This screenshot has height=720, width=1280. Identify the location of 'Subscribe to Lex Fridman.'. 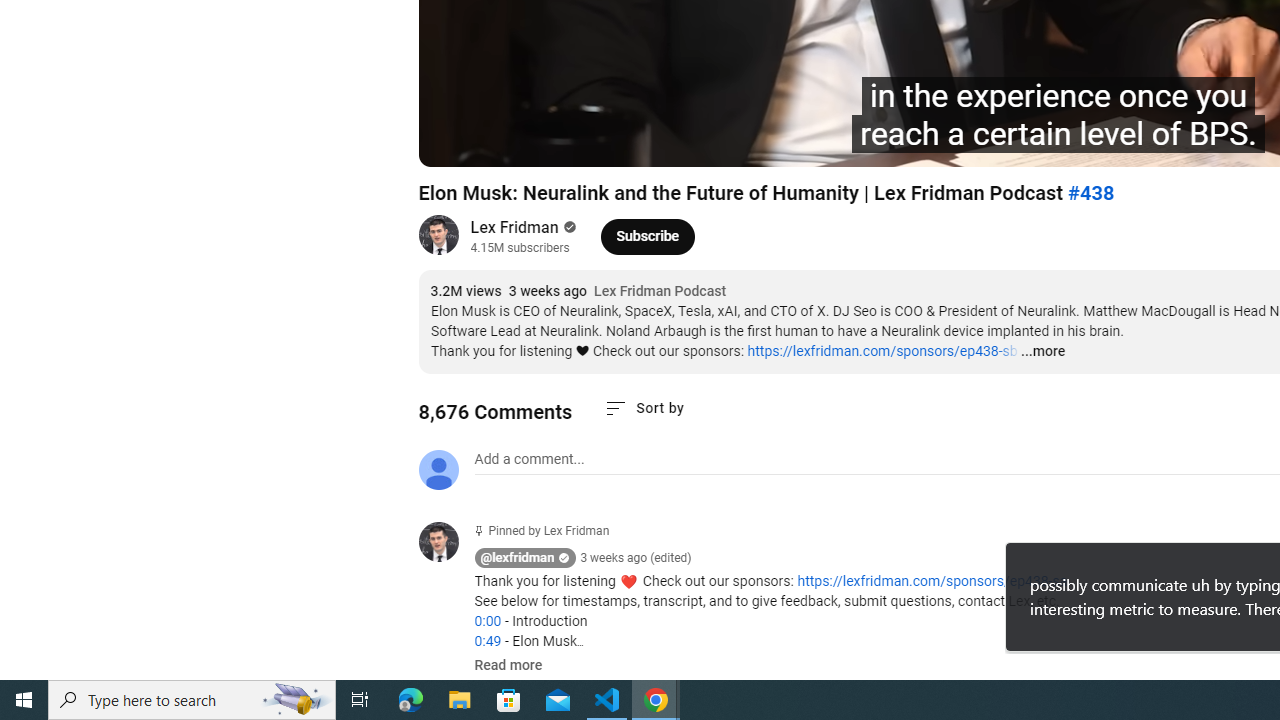
(648, 235).